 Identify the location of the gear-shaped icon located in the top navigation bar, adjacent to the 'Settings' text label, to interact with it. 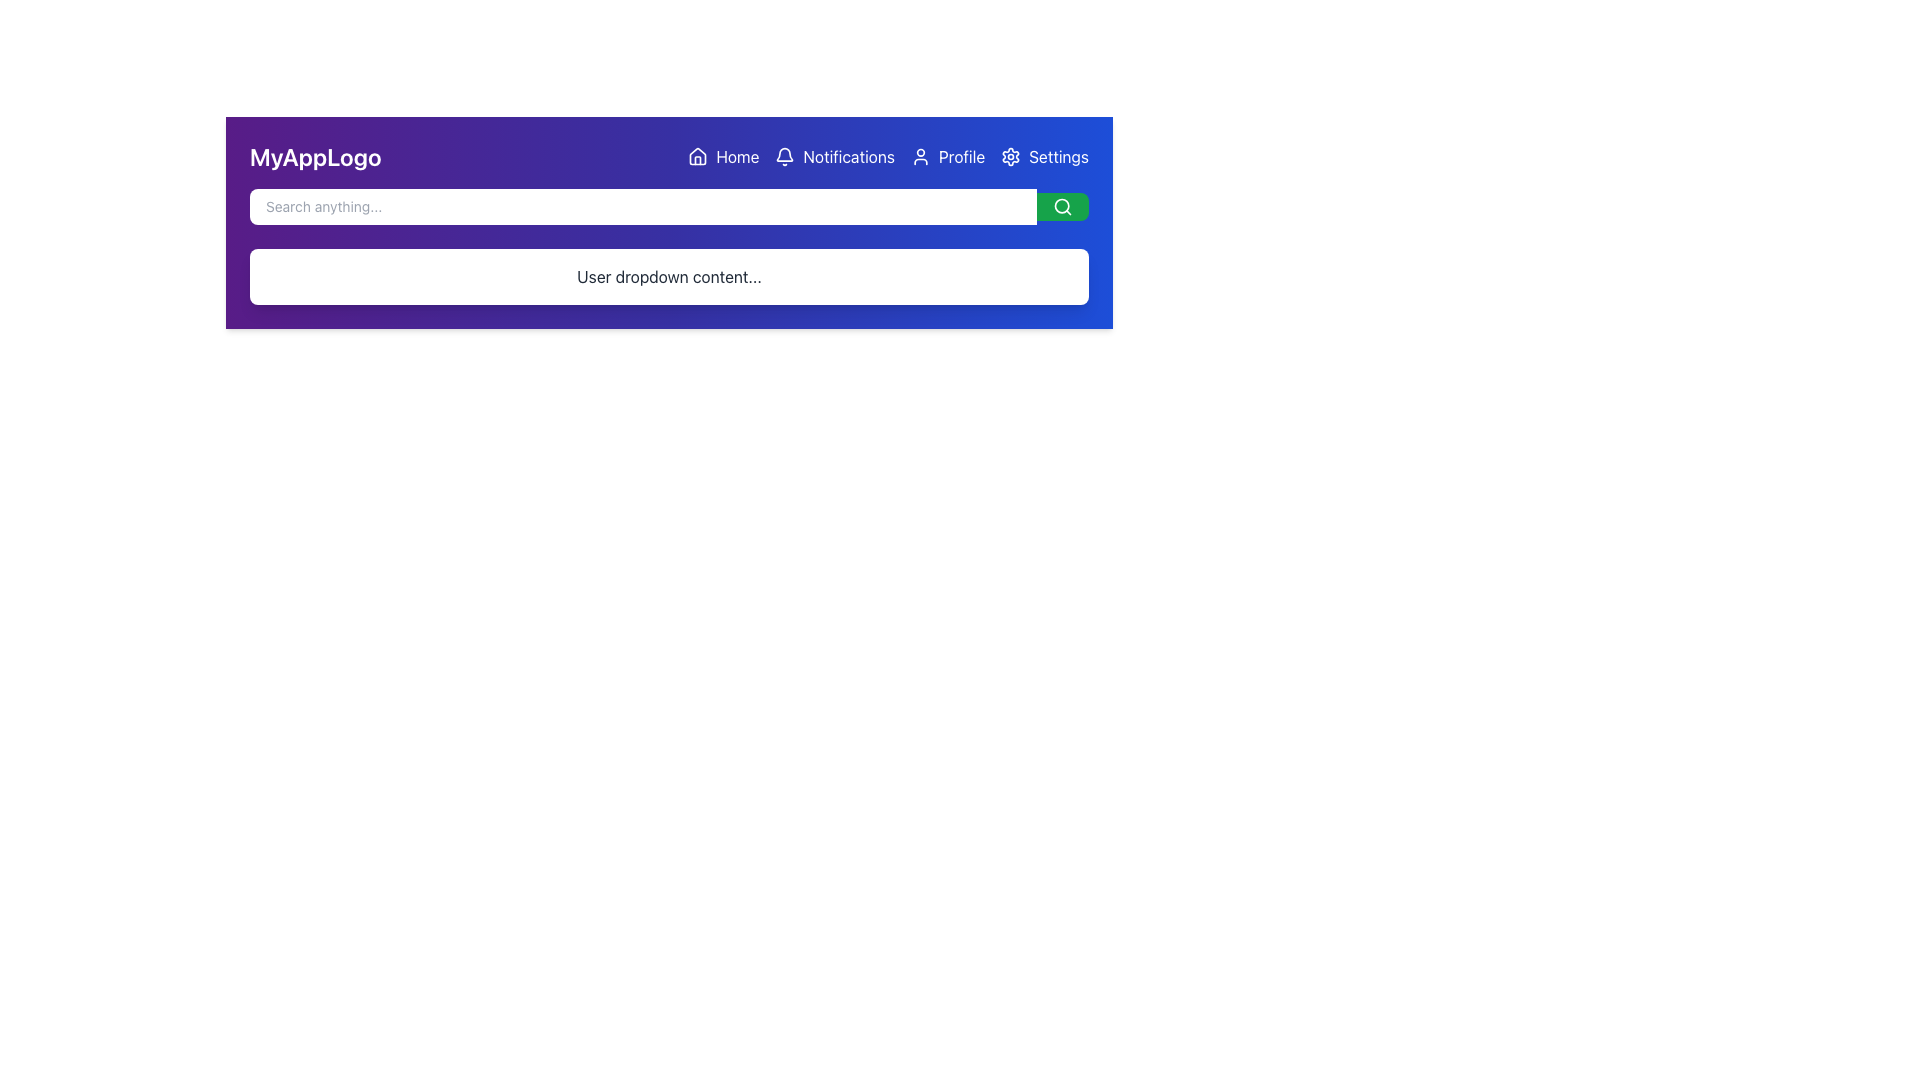
(1011, 156).